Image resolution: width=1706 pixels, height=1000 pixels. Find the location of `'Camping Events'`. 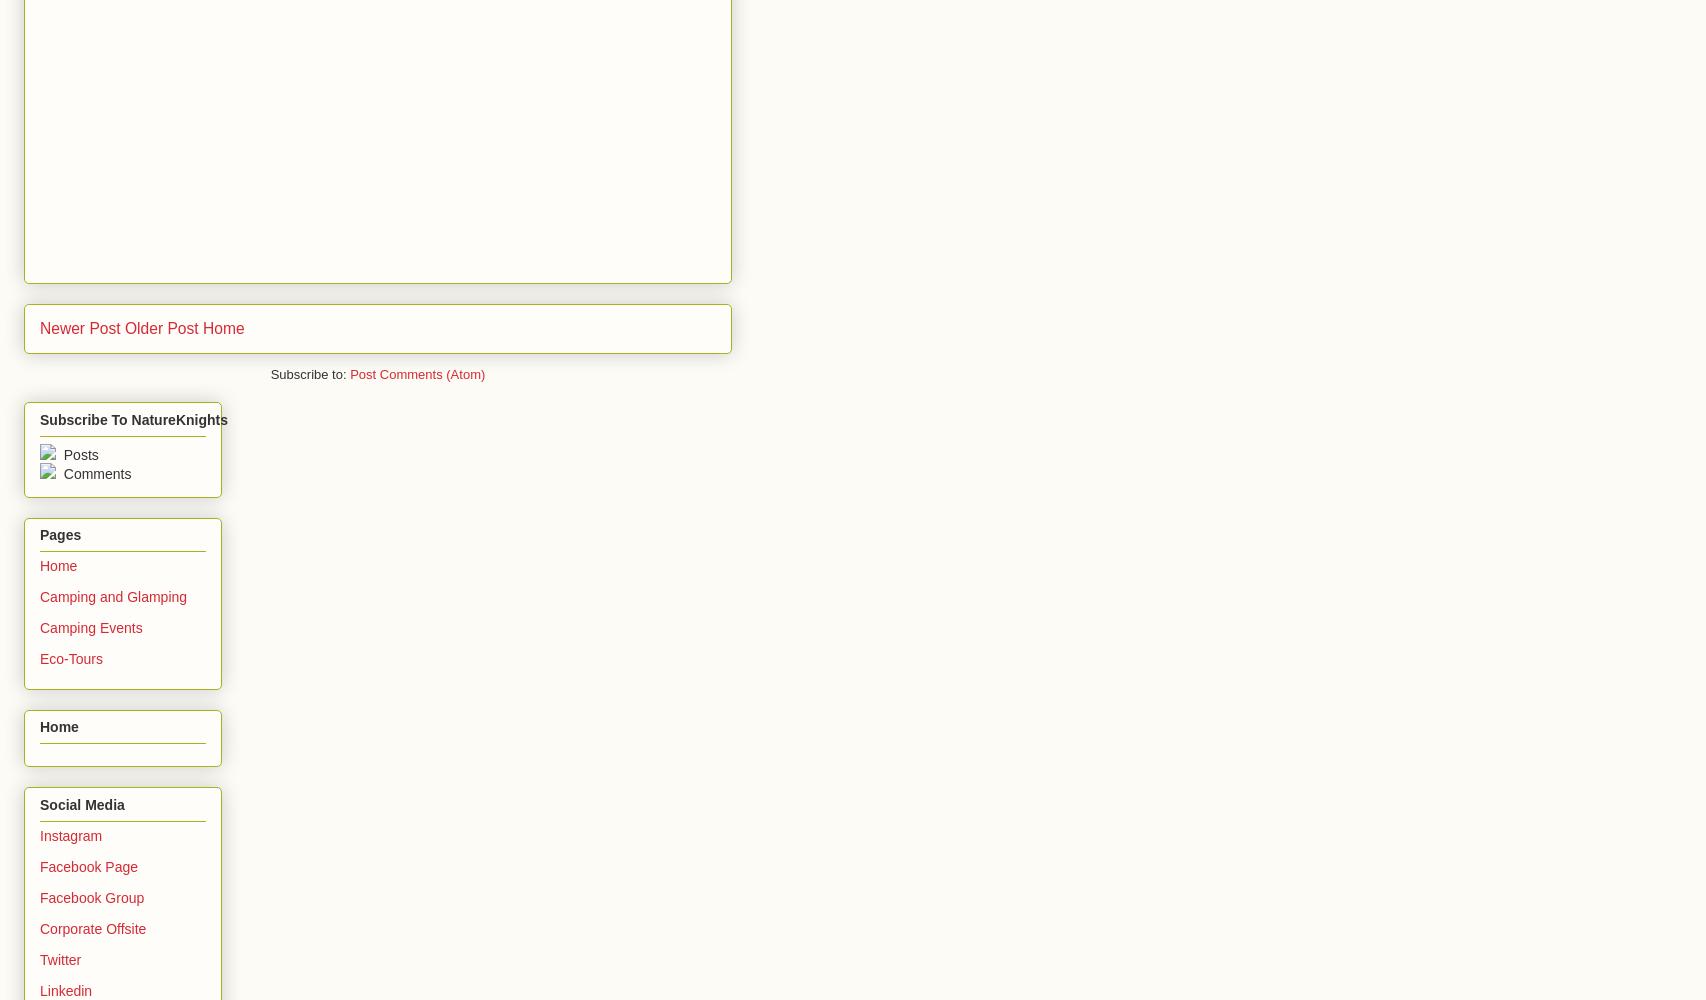

'Camping Events' is located at coordinates (90, 627).